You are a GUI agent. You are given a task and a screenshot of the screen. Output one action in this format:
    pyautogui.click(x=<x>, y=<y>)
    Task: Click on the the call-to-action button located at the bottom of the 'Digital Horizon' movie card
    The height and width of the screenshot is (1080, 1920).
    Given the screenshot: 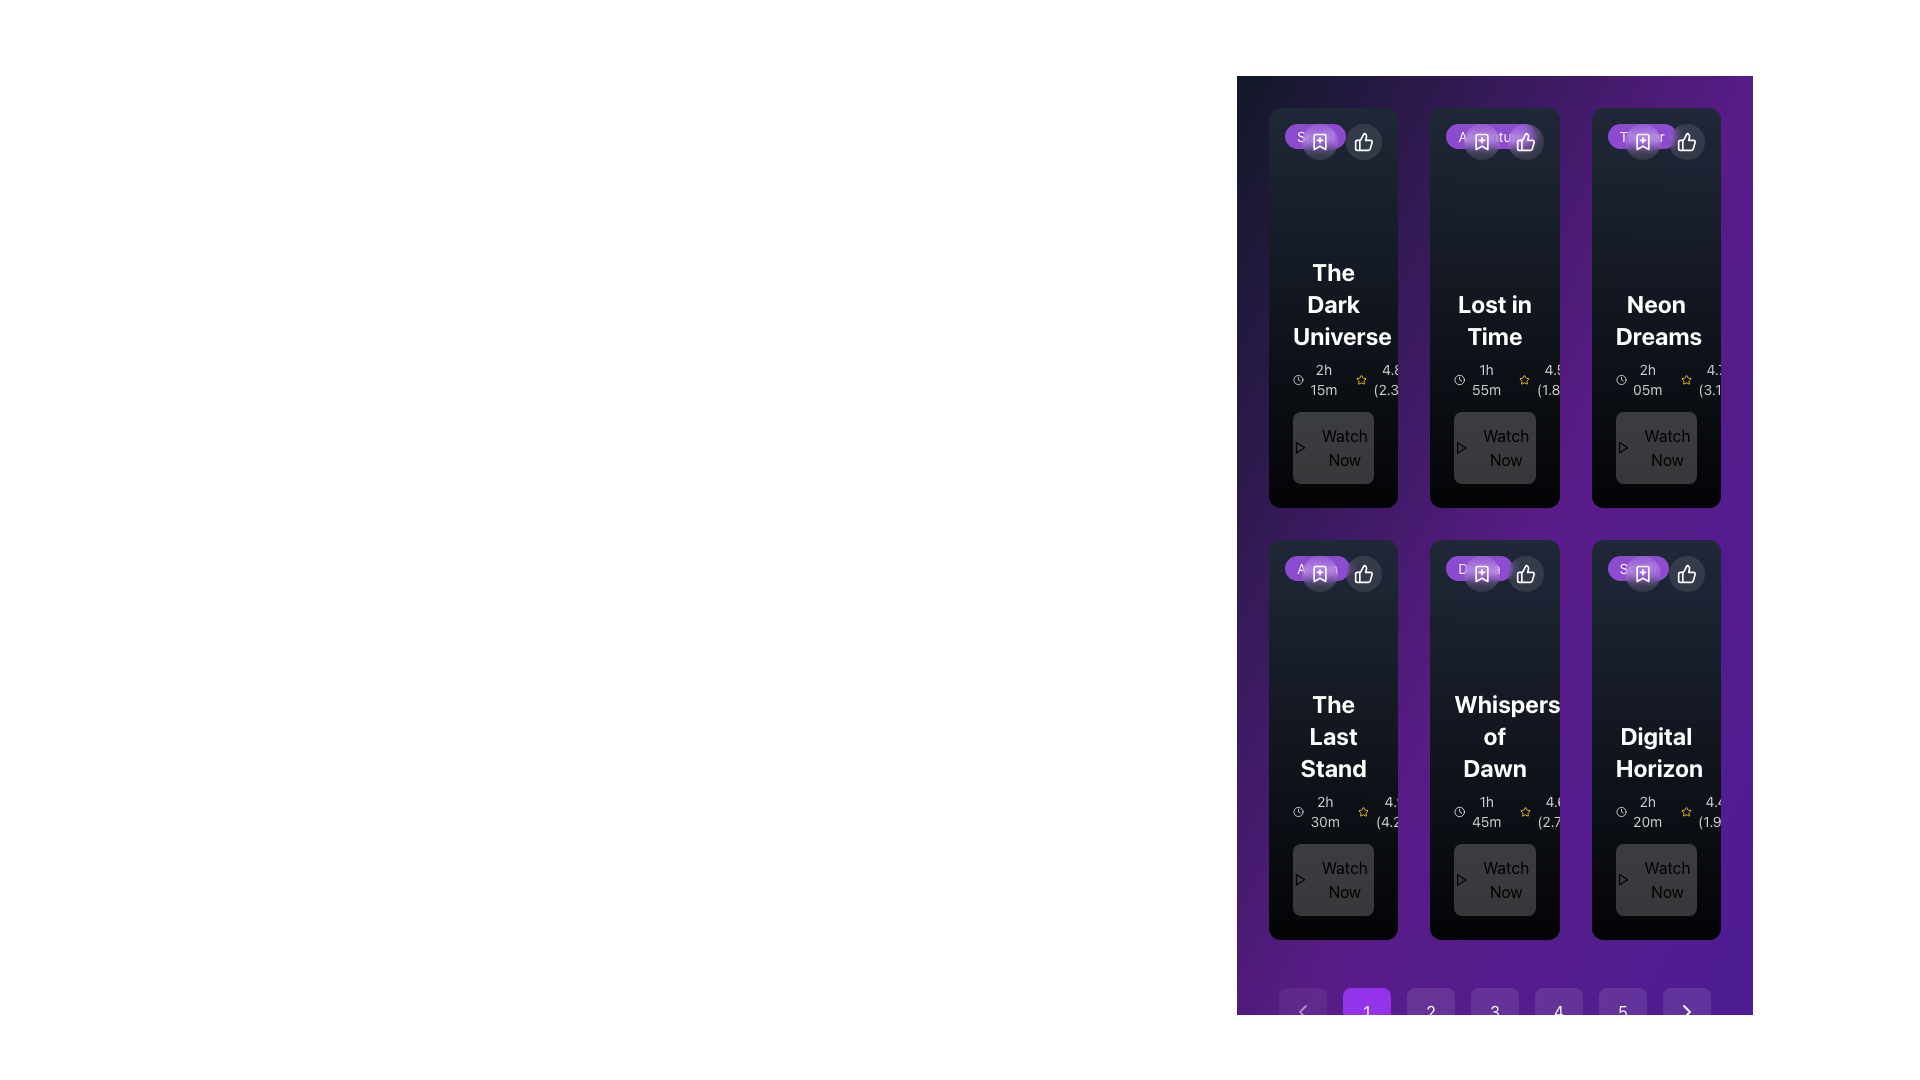 What is the action you would take?
    pyautogui.click(x=1667, y=878)
    